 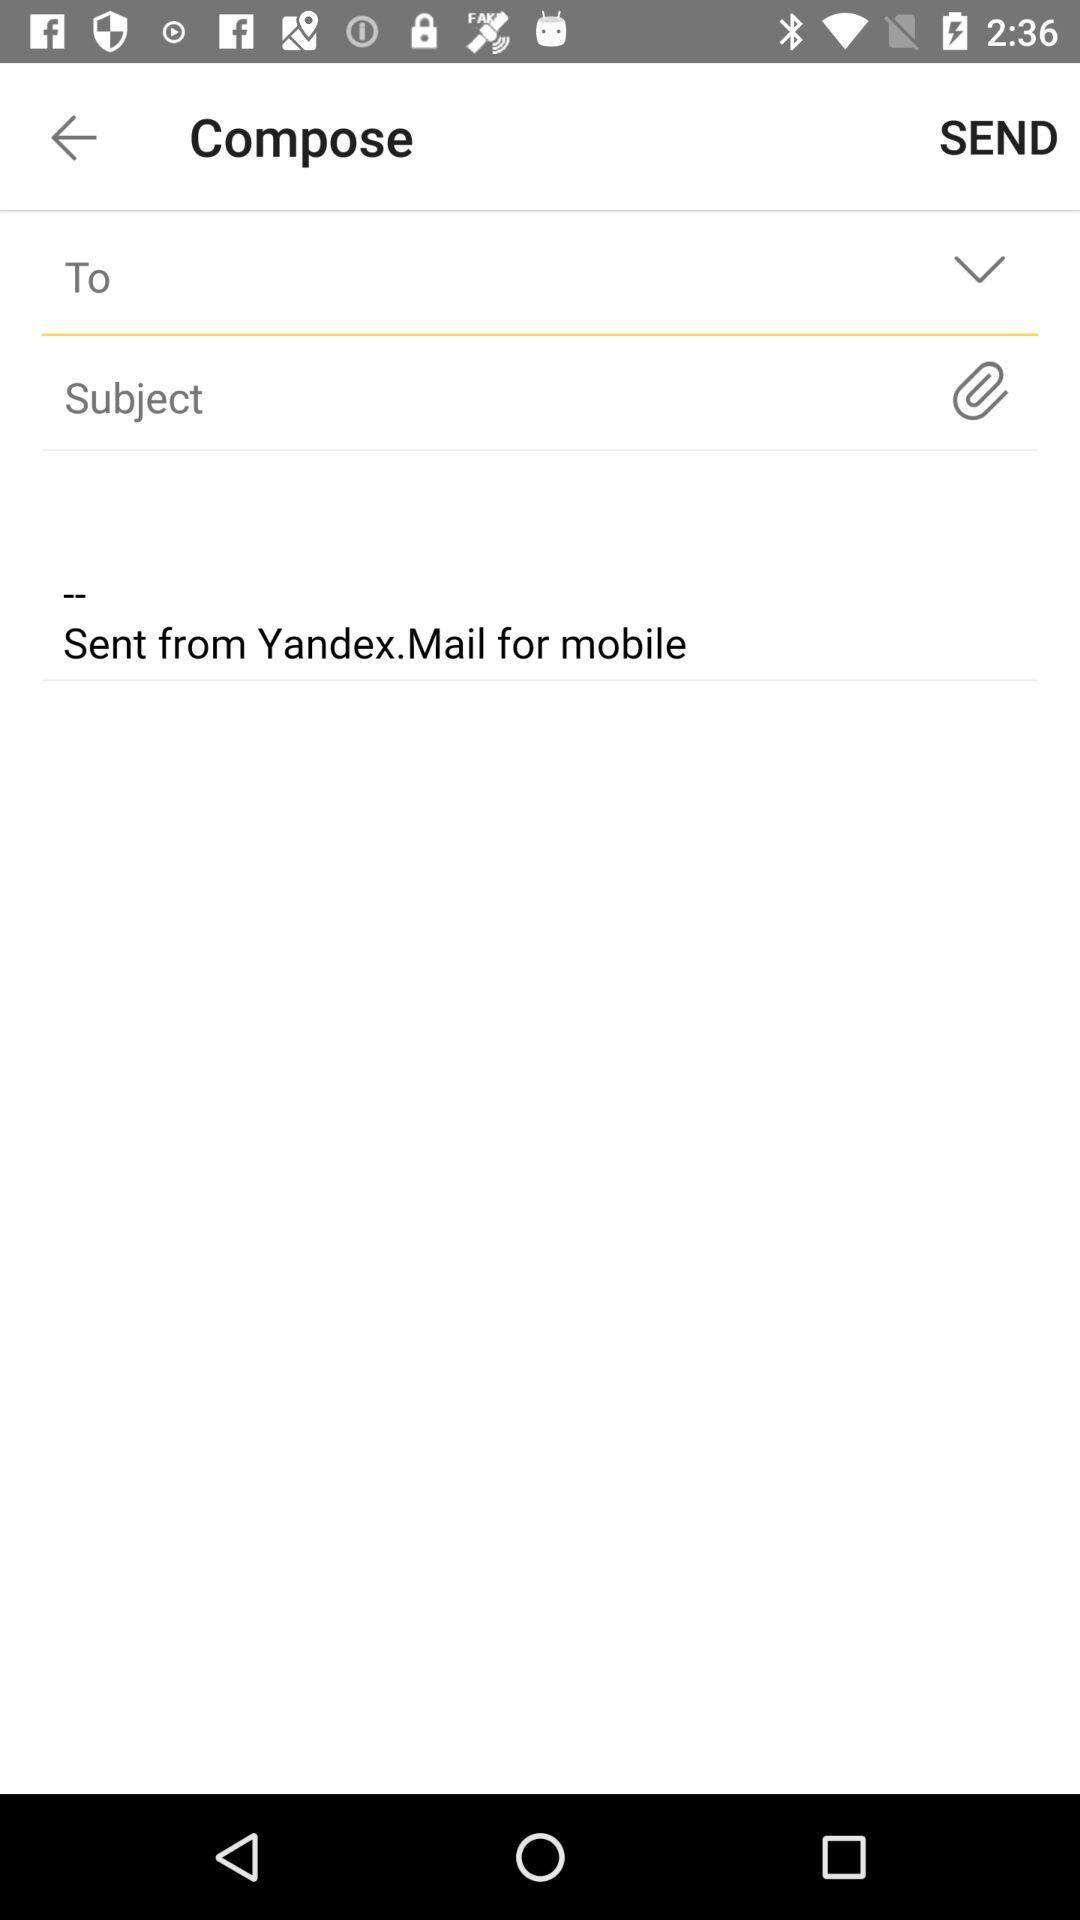 What do you see at coordinates (540, 568) in the screenshot?
I see `opens text box for email body` at bounding box center [540, 568].